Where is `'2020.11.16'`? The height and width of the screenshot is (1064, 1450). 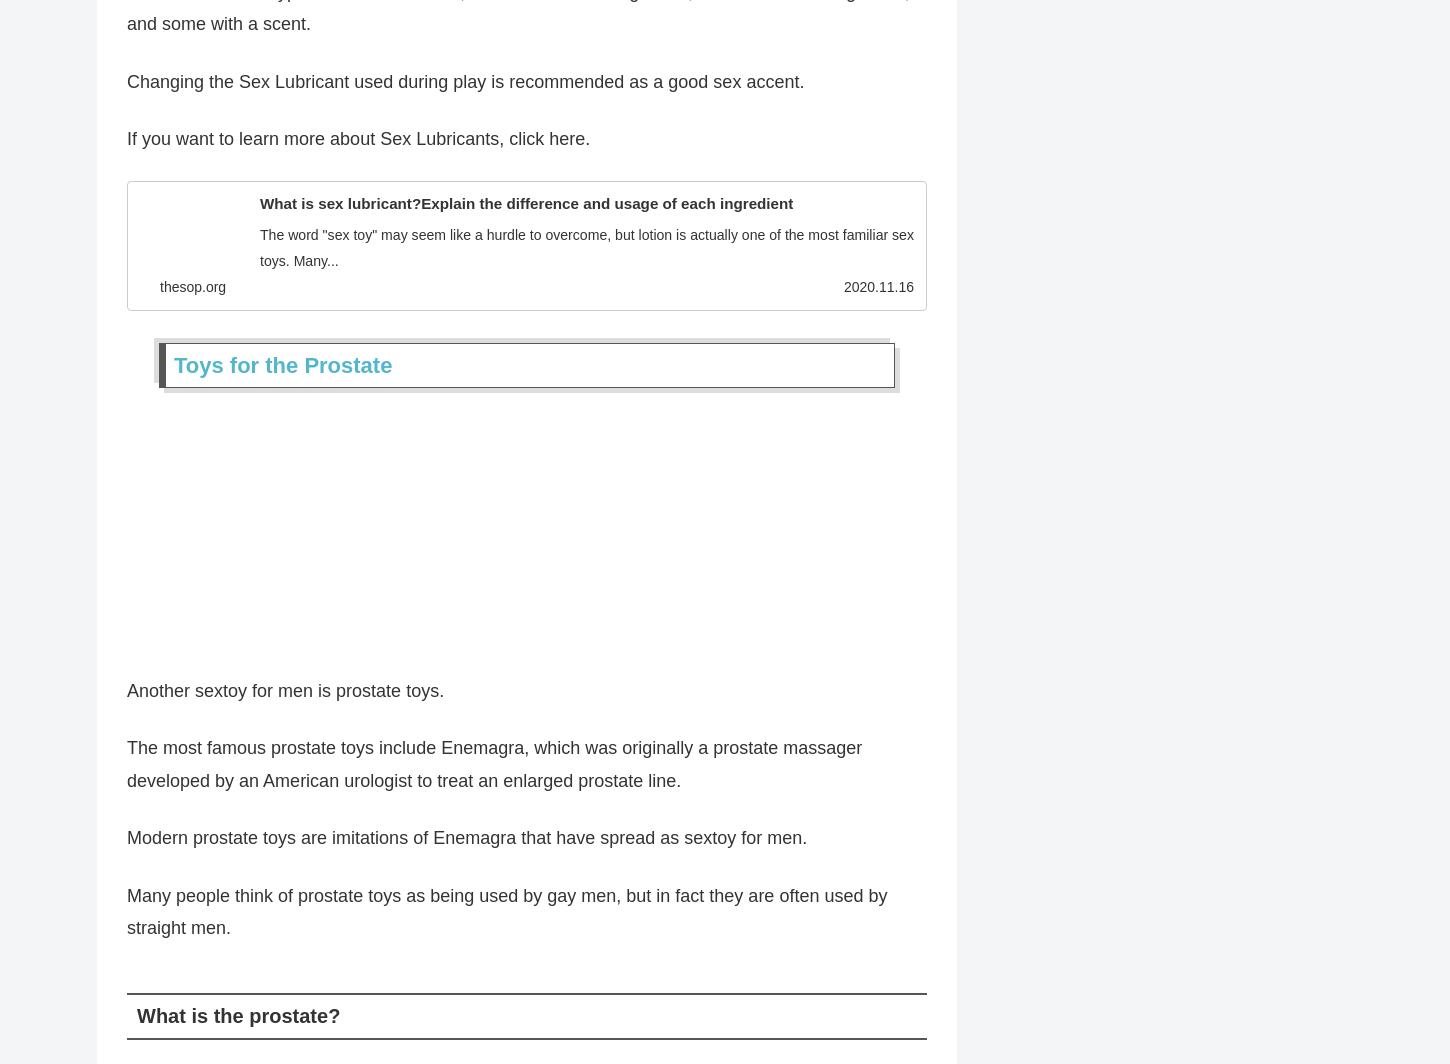 '2020.11.16' is located at coordinates (877, 293).